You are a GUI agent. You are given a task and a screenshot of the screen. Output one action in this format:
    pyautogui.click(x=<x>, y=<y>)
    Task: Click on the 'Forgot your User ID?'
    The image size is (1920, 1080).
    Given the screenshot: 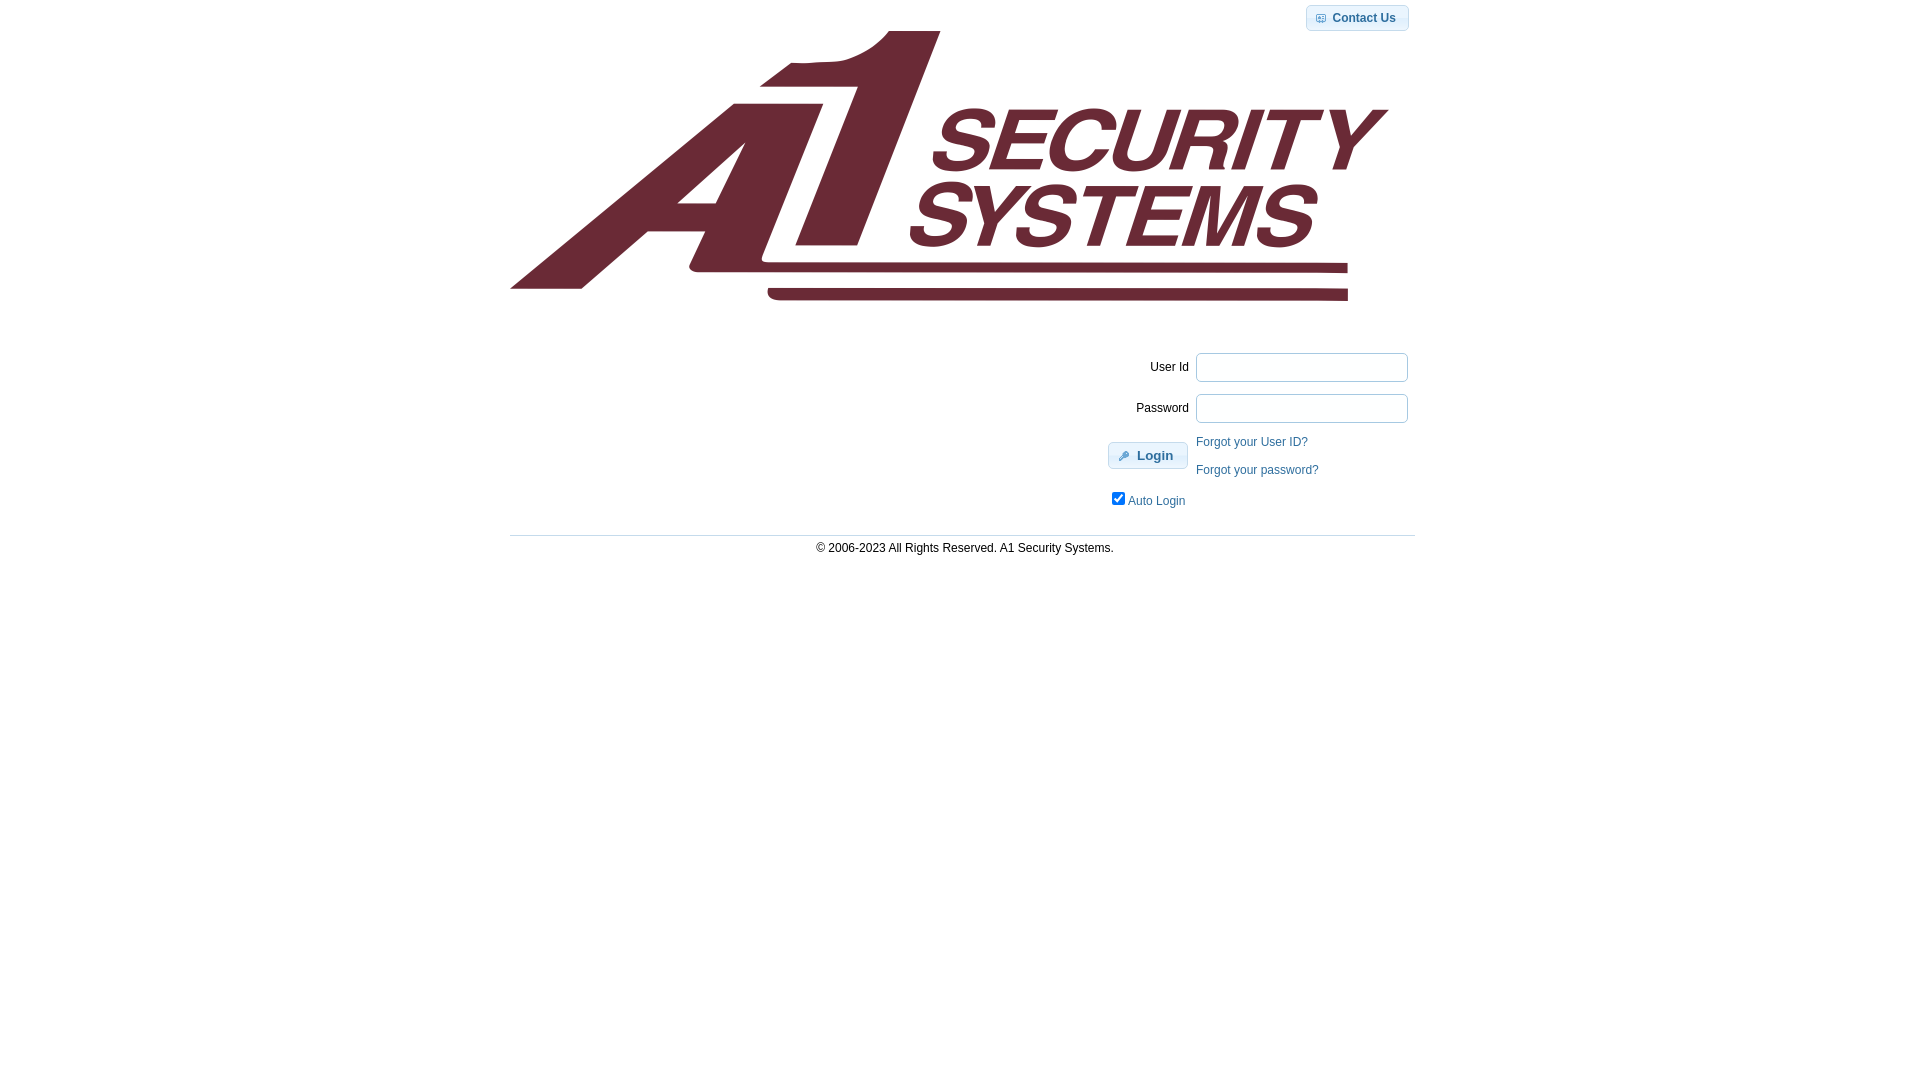 What is the action you would take?
    pyautogui.click(x=1251, y=441)
    